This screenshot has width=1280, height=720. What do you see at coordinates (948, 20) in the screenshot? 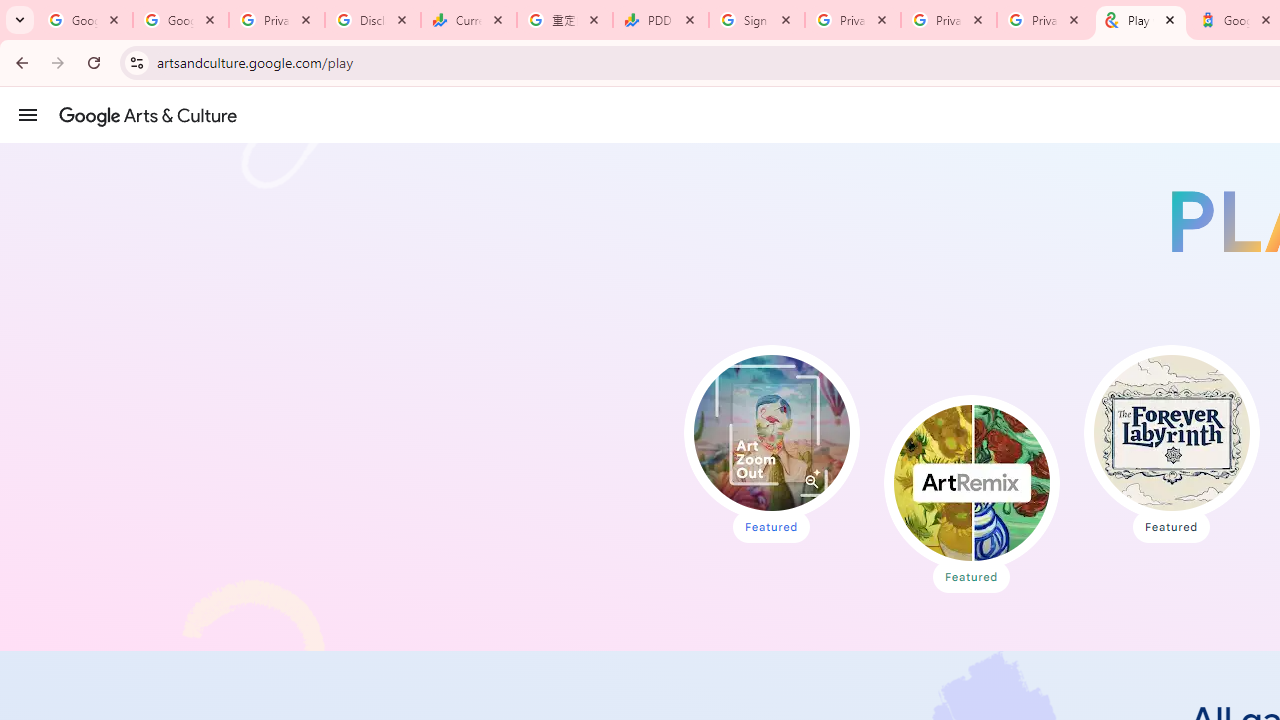
I see `'Privacy Checkup'` at bounding box center [948, 20].